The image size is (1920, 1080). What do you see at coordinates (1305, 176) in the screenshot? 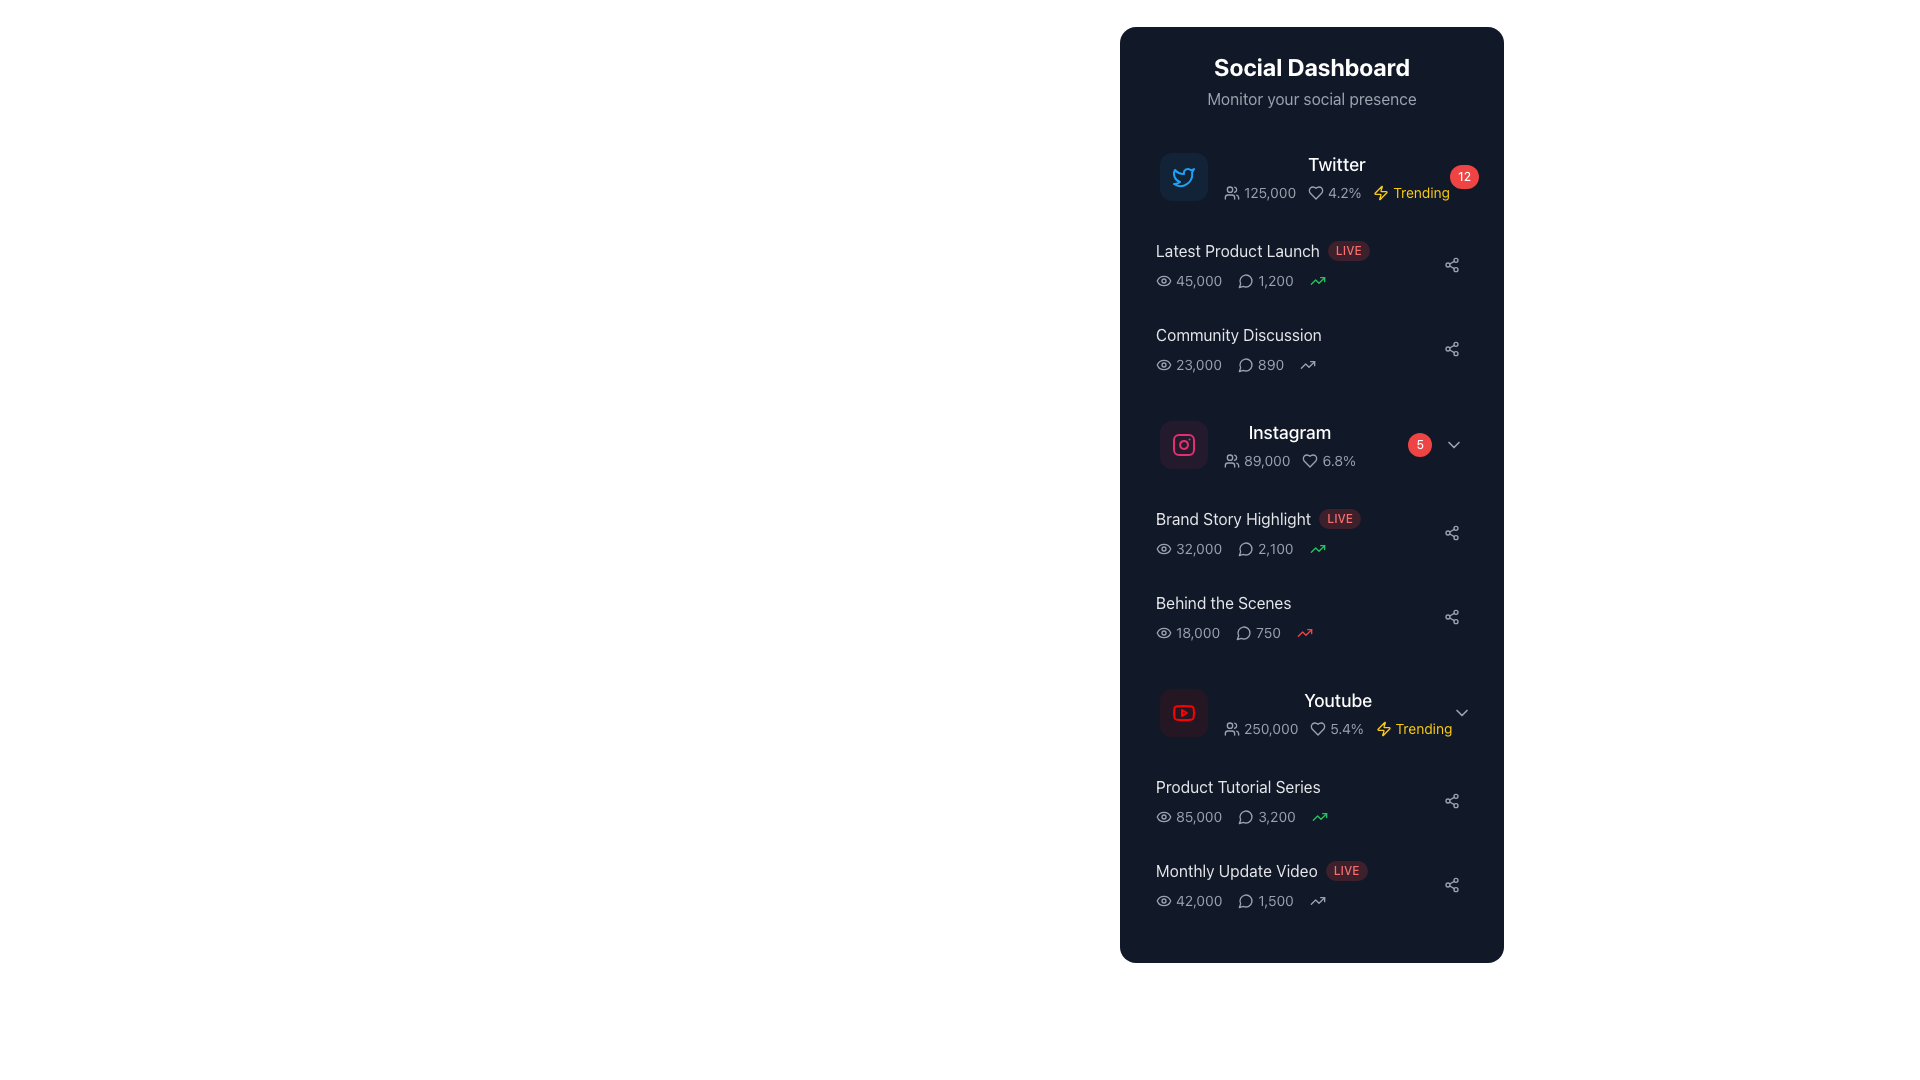
I see `the Twitter social media summary block` at bounding box center [1305, 176].